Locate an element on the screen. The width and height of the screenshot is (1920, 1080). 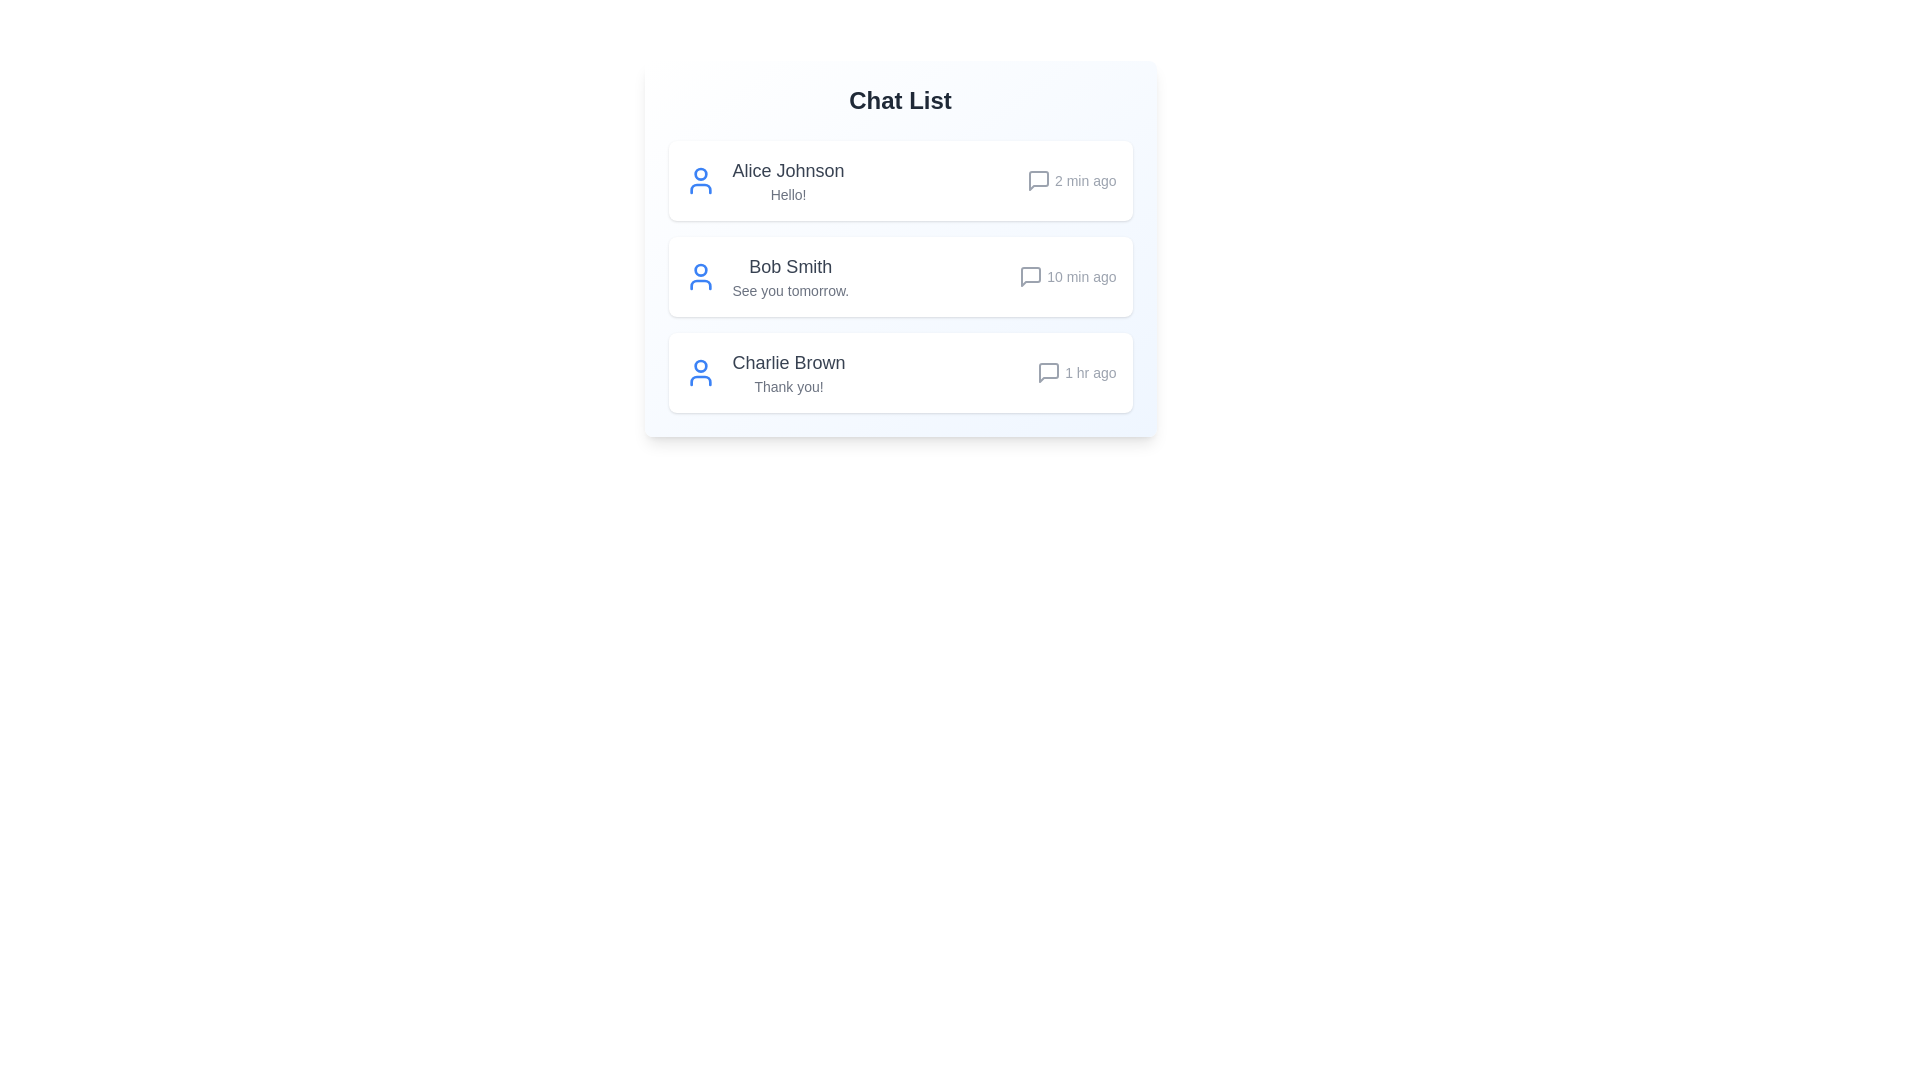
the user icon for Charlie Brown to inspect its functionality is located at coordinates (700, 373).